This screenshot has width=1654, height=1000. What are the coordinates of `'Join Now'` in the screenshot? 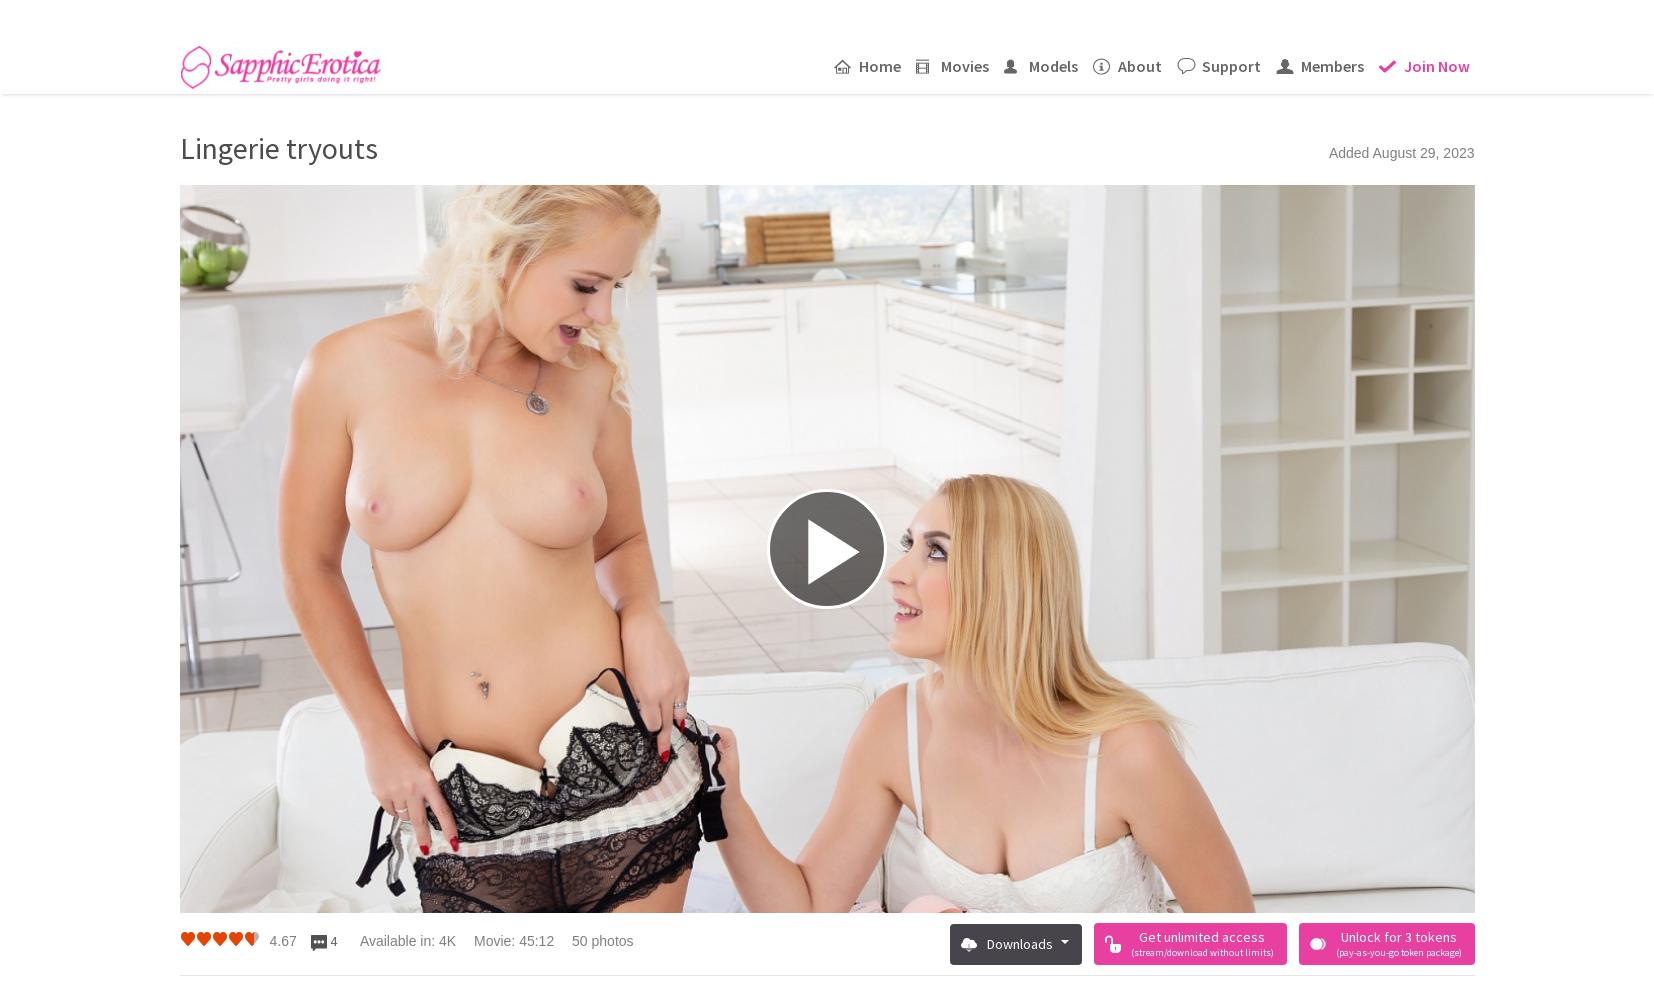 It's located at (1402, 64).